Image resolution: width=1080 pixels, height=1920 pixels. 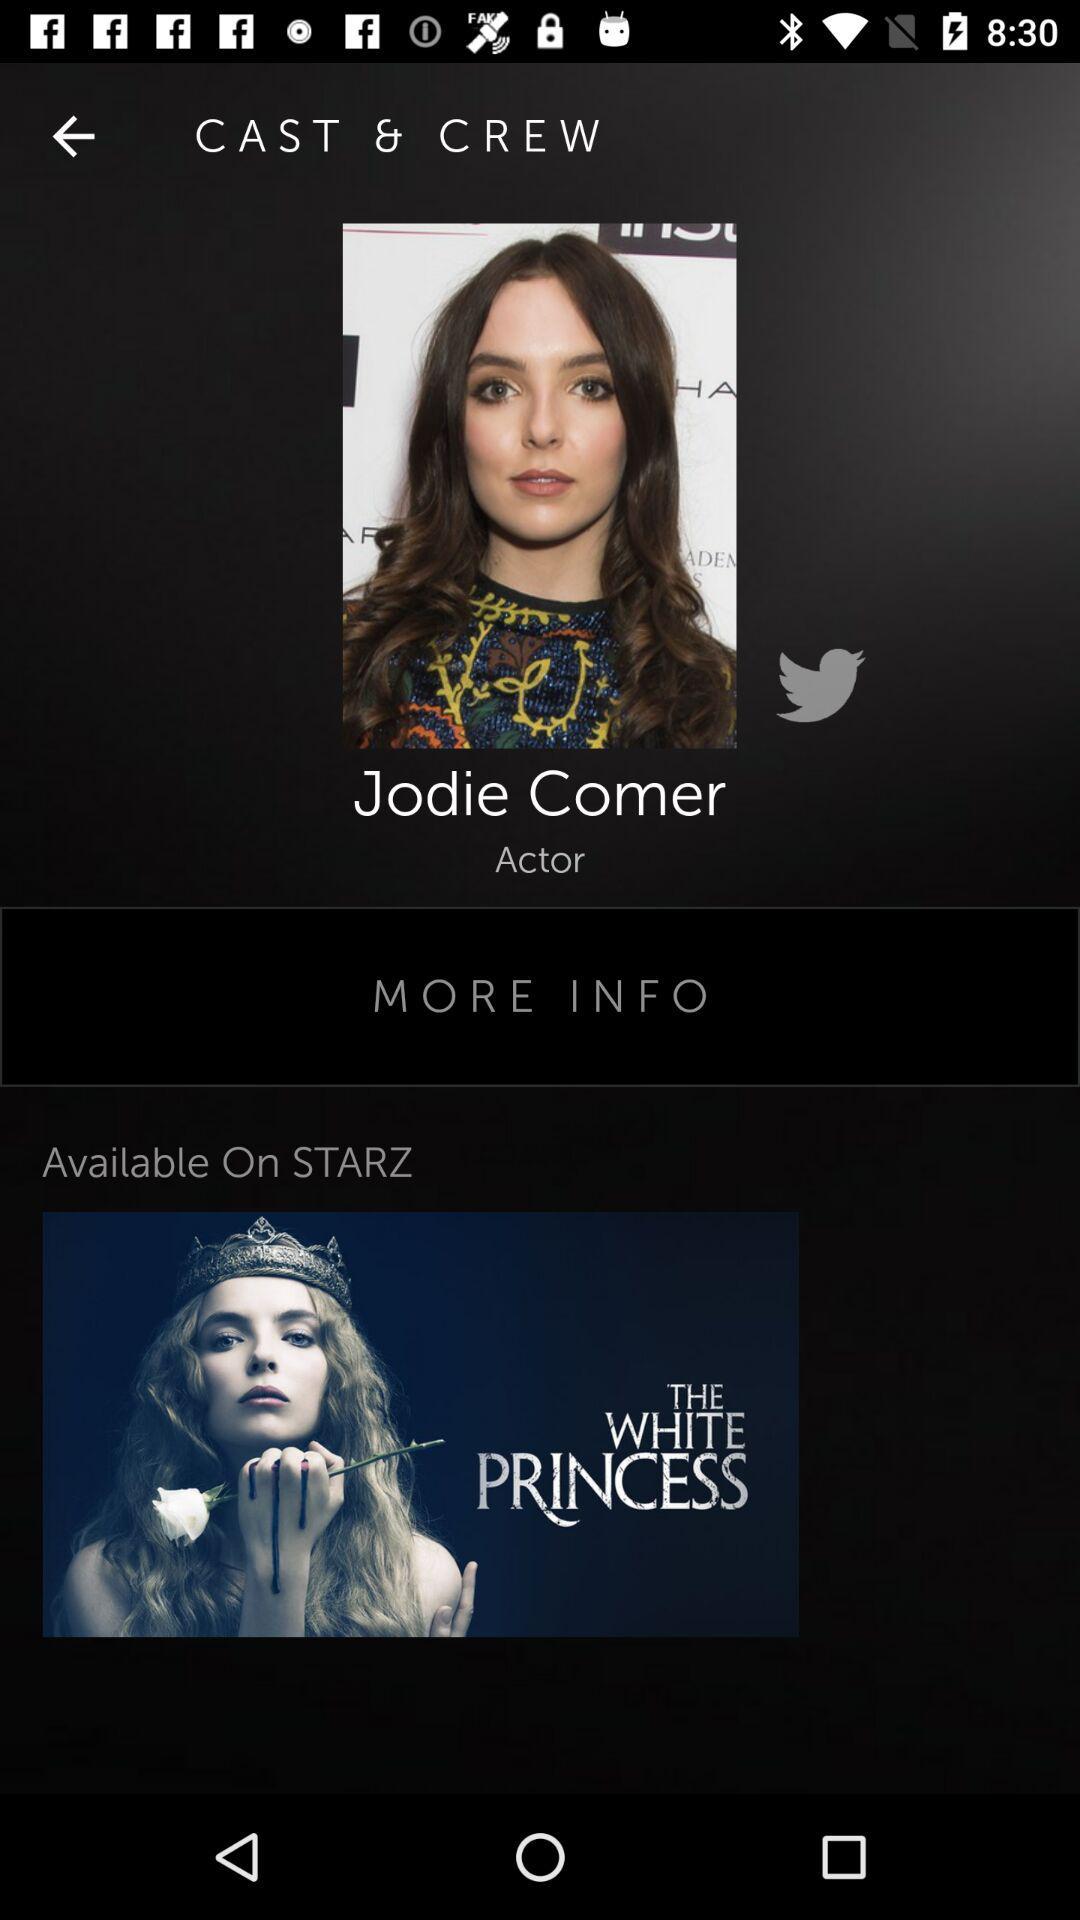 What do you see at coordinates (72, 135) in the screenshot?
I see `the icon above the actor` at bounding box center [72, 135].